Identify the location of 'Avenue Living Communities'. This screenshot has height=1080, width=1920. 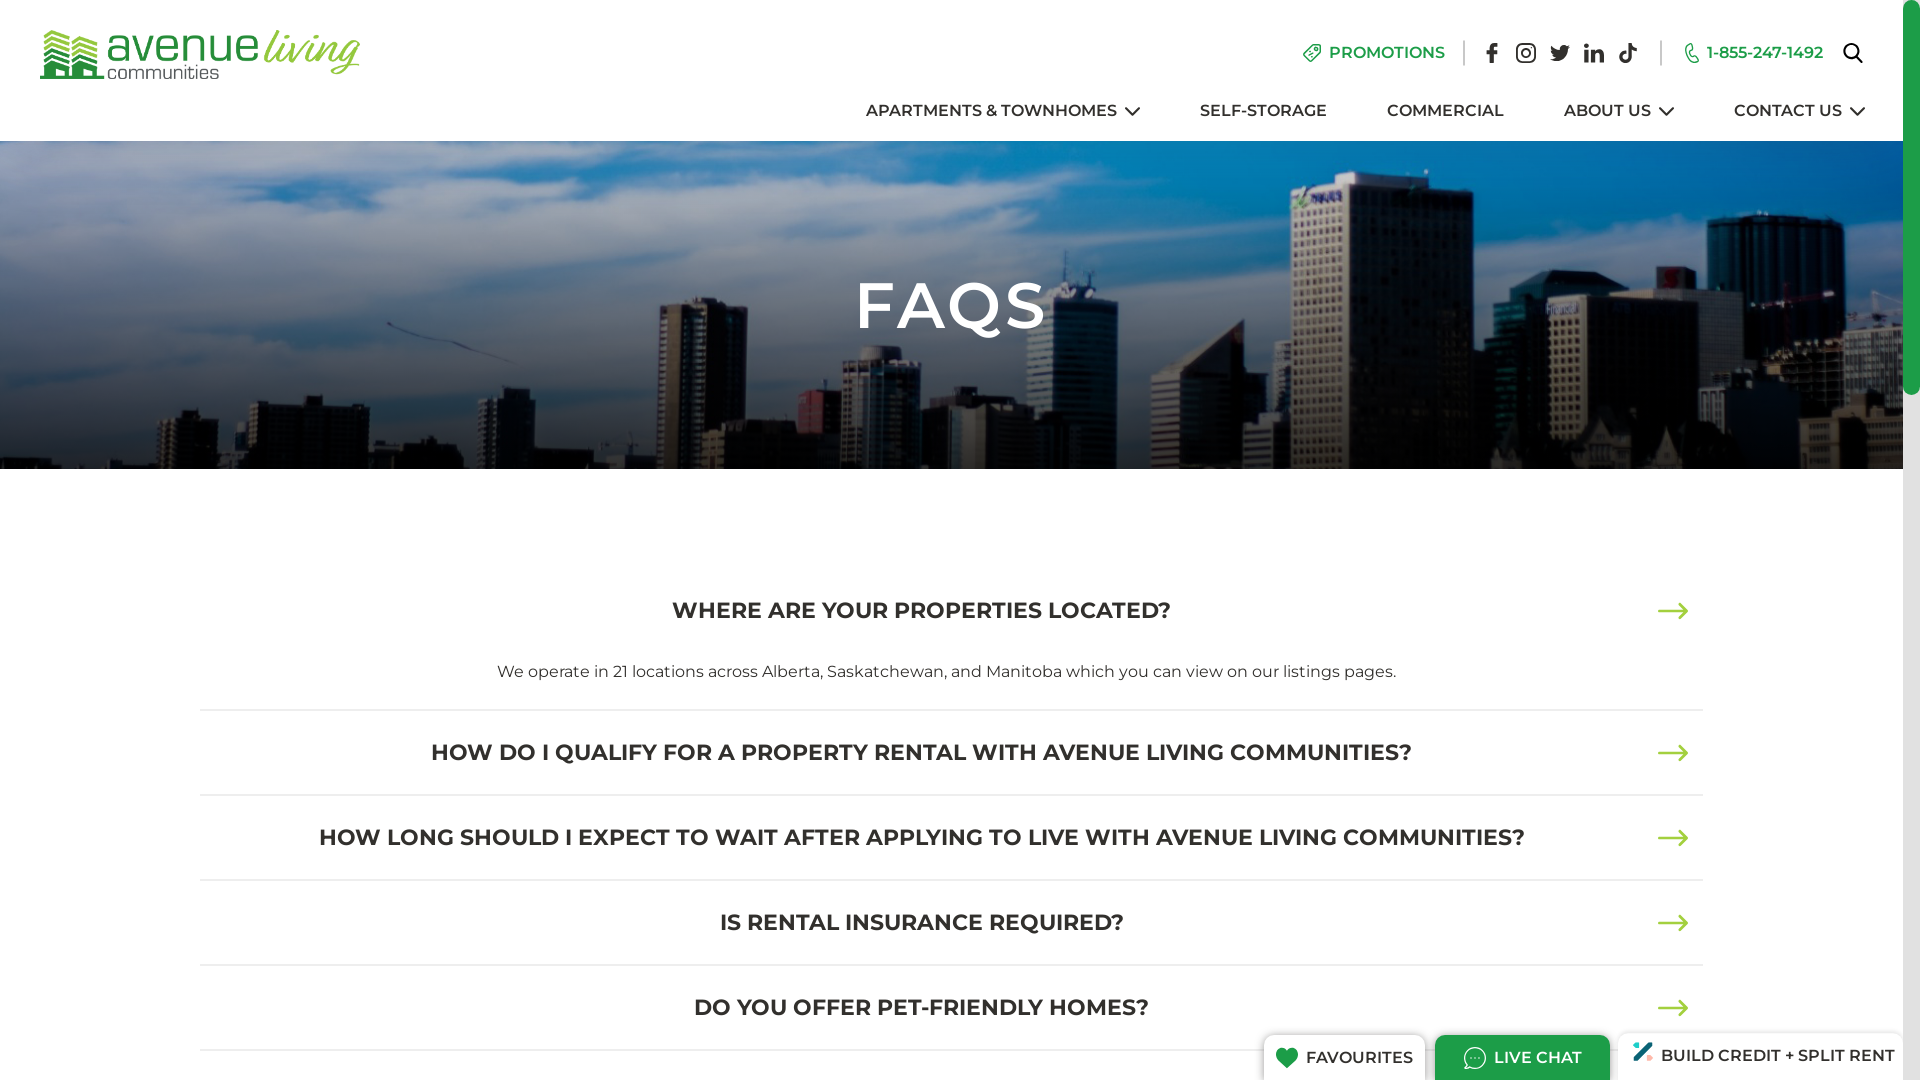
(39, 53).